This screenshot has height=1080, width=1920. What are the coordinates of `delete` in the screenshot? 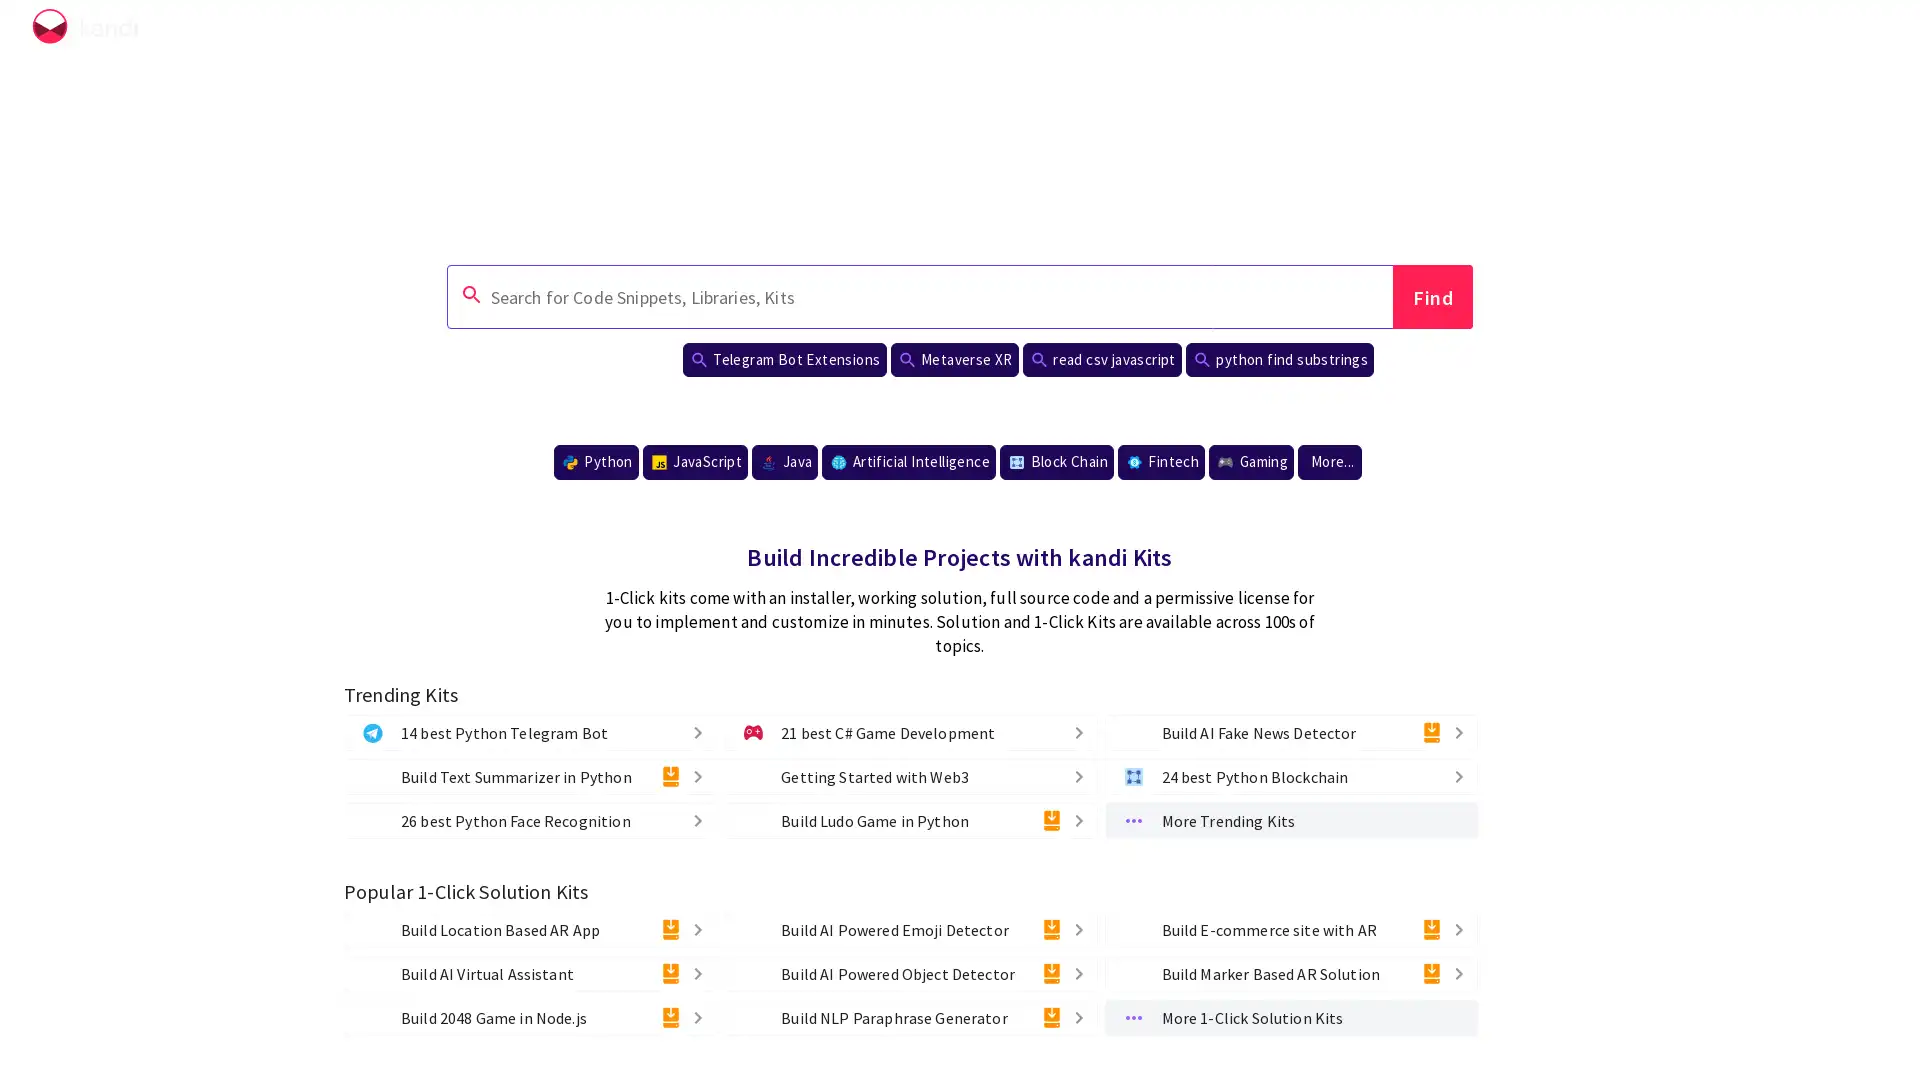 It's located at (1443, 774).